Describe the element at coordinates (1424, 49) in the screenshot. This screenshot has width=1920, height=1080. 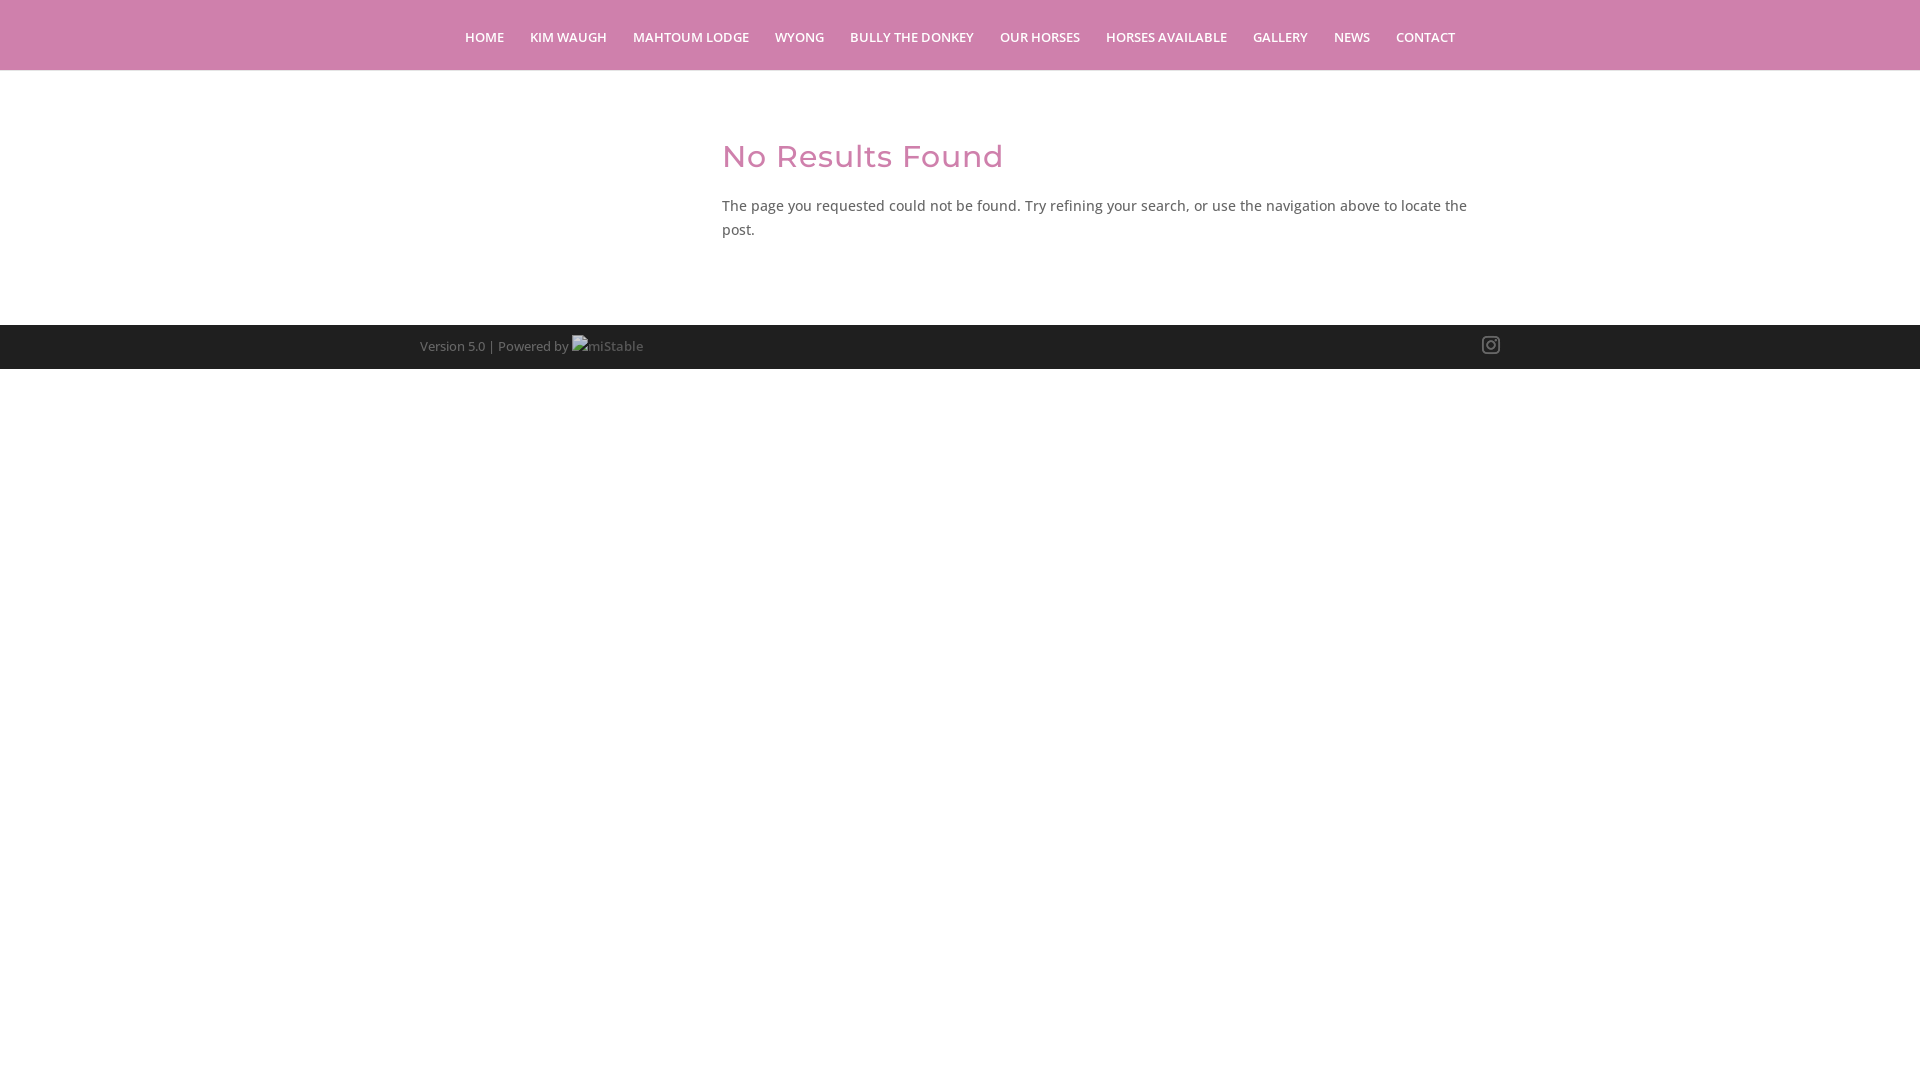
I see `'CONTACT'` at that location.